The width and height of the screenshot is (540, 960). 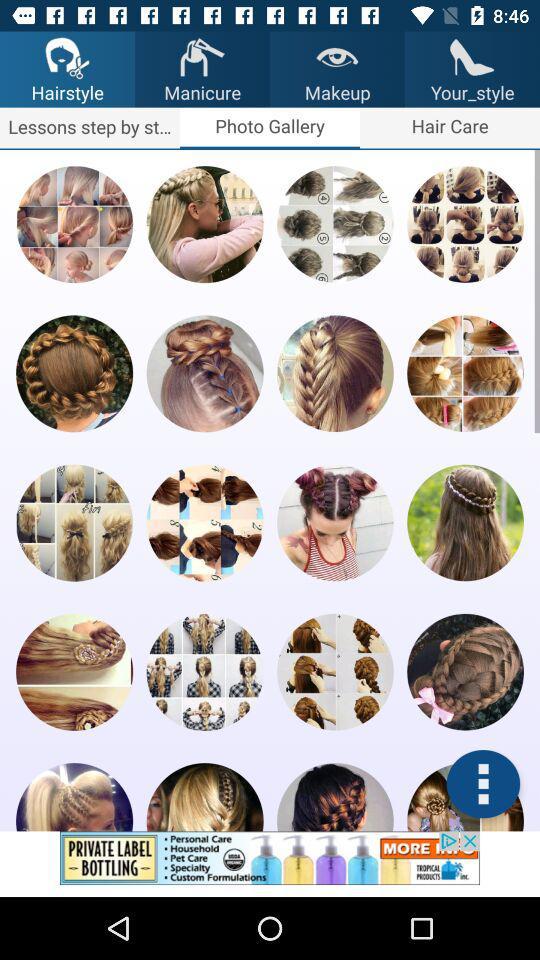 What do you see at coordinates (335, 372) in the screenshot?
I see `hairstyle thumbnail` at bounding box center [335, 372].